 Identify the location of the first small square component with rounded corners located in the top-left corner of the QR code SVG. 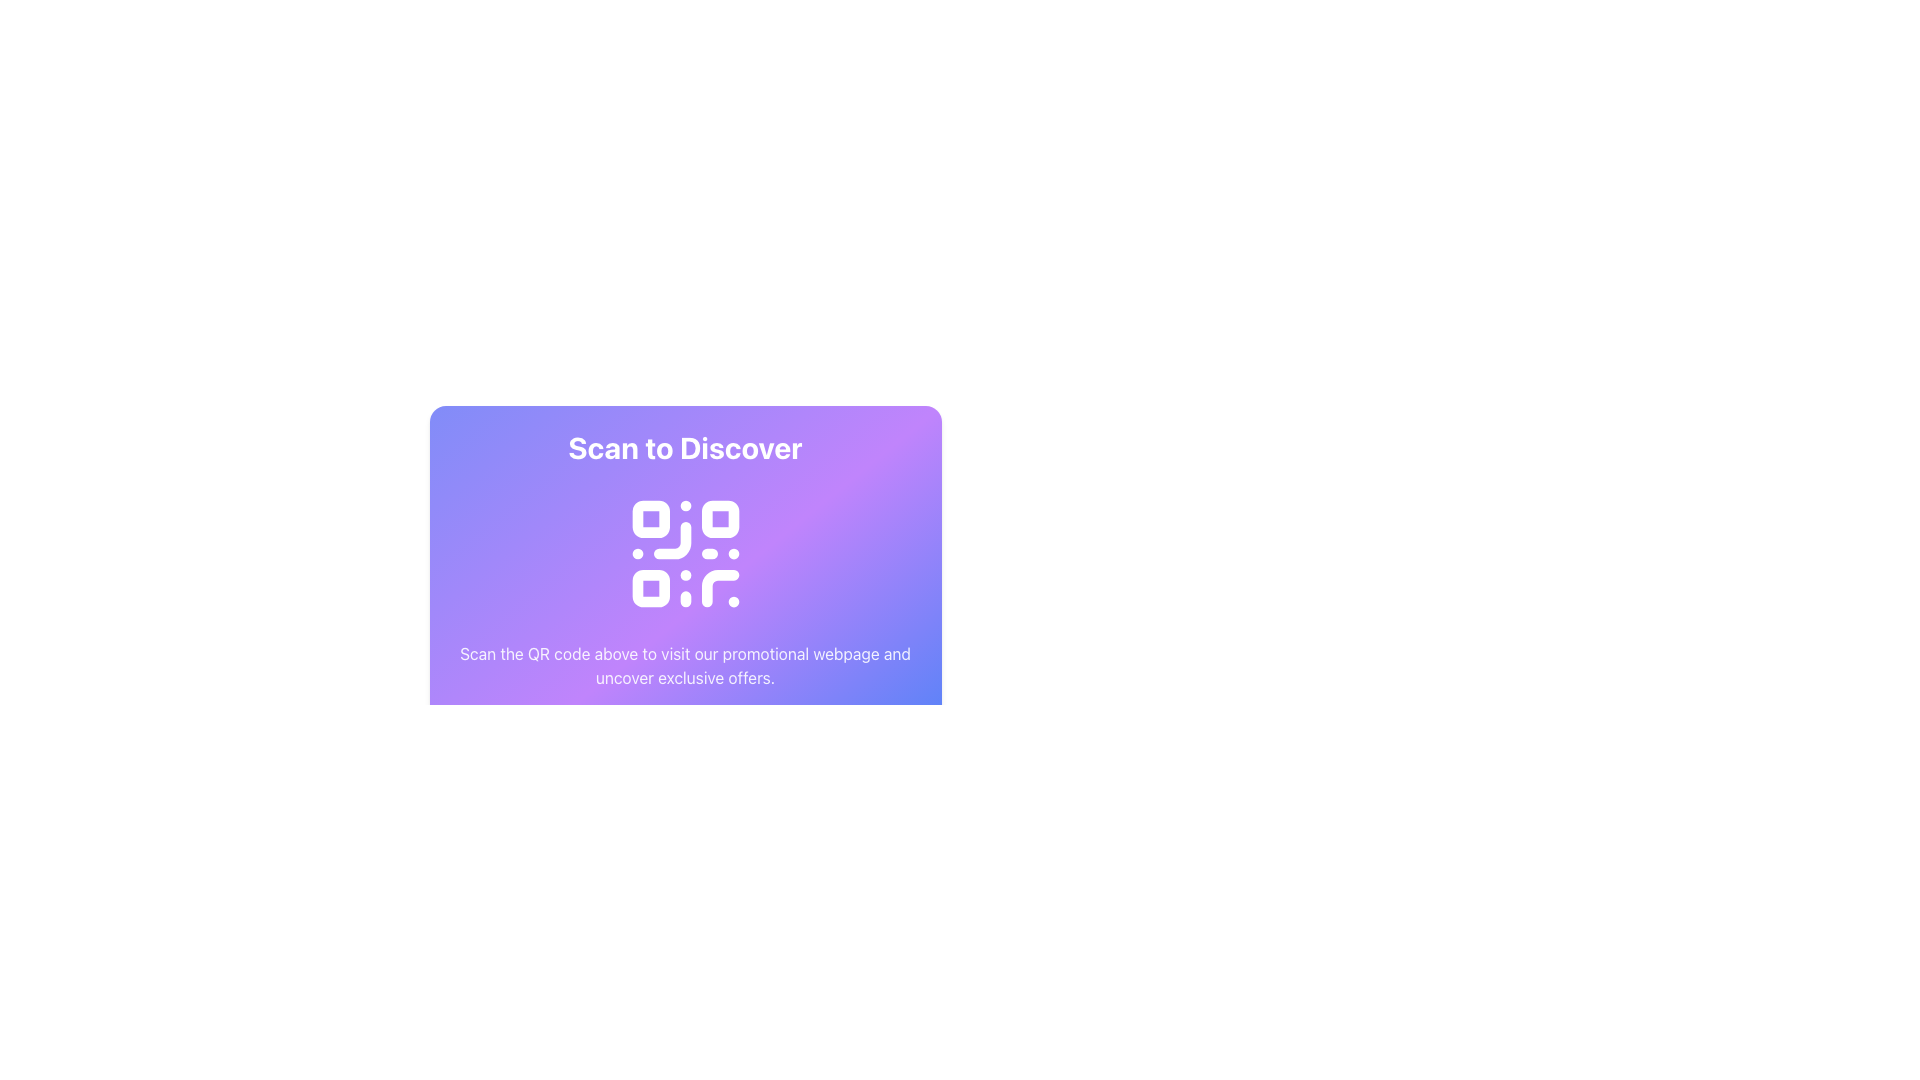
(650, 518).